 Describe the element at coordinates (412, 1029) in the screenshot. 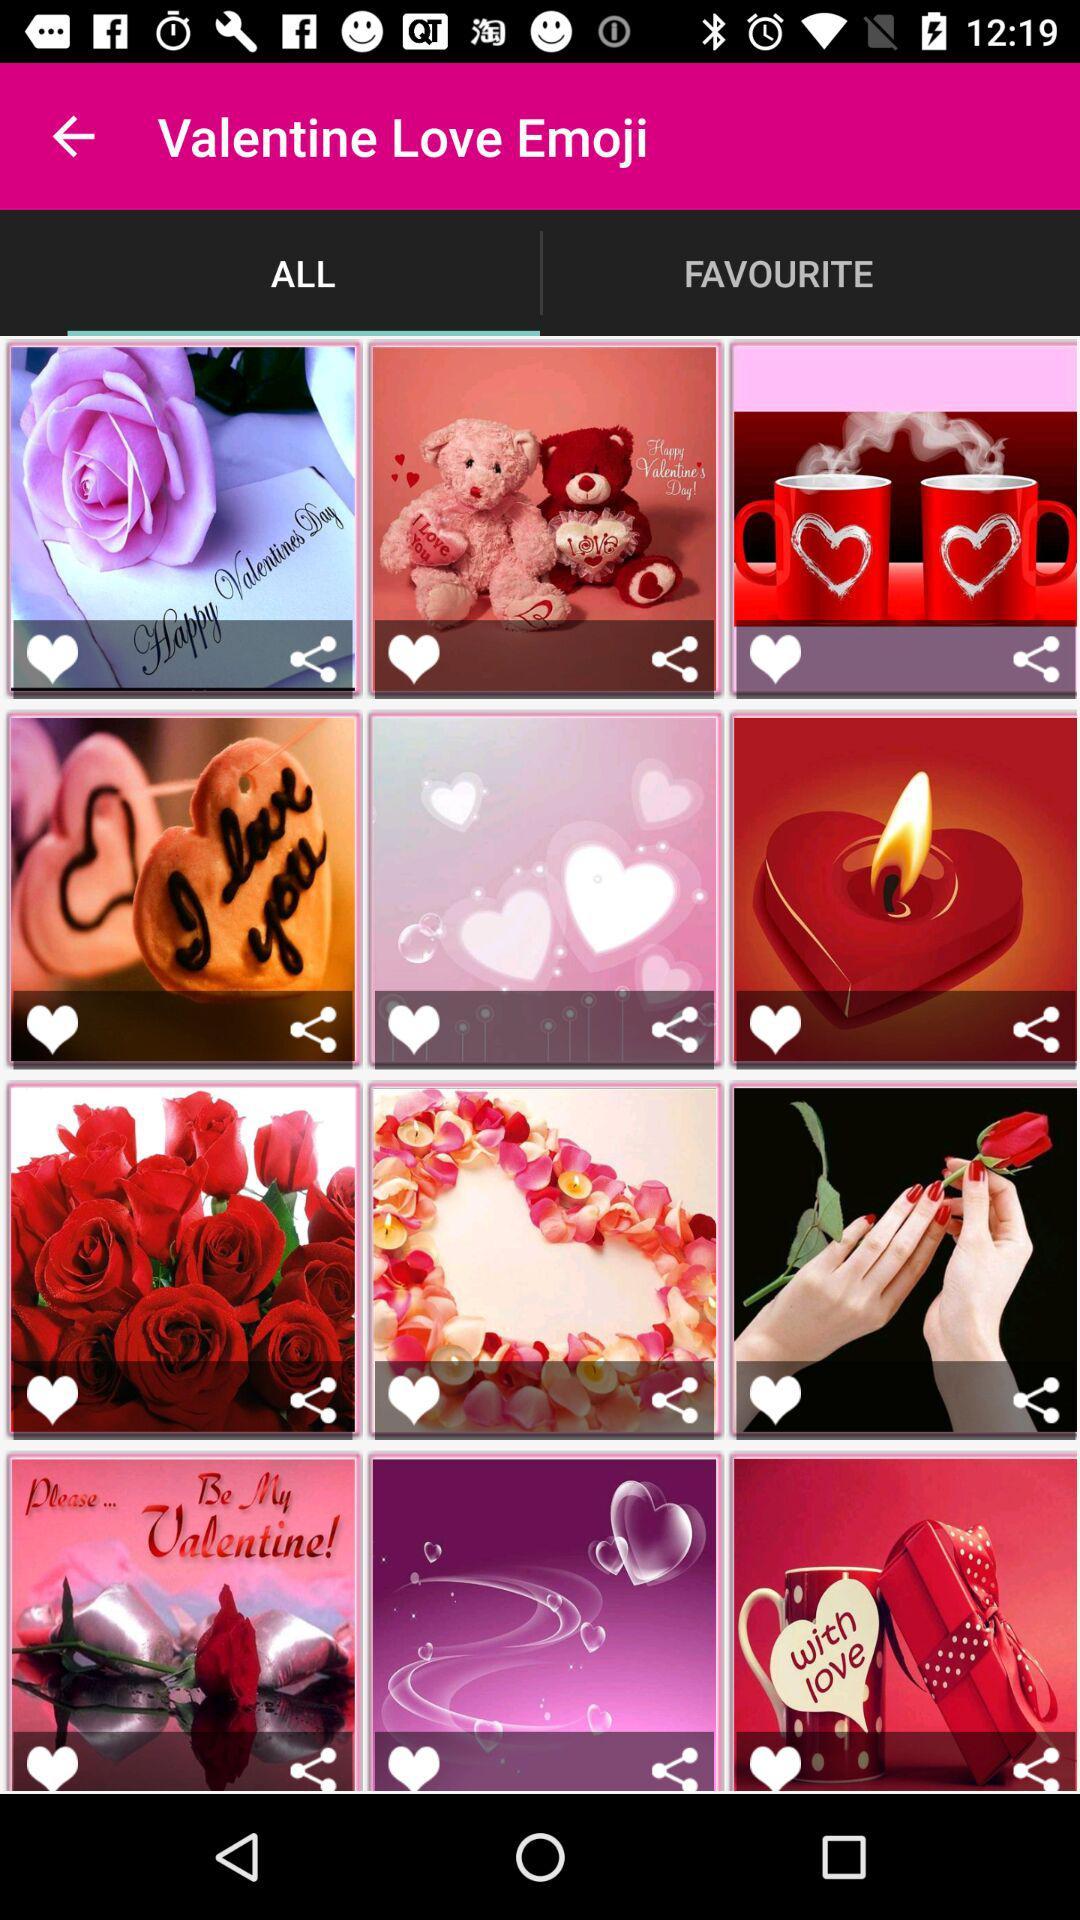

I see `like/save` at that location.